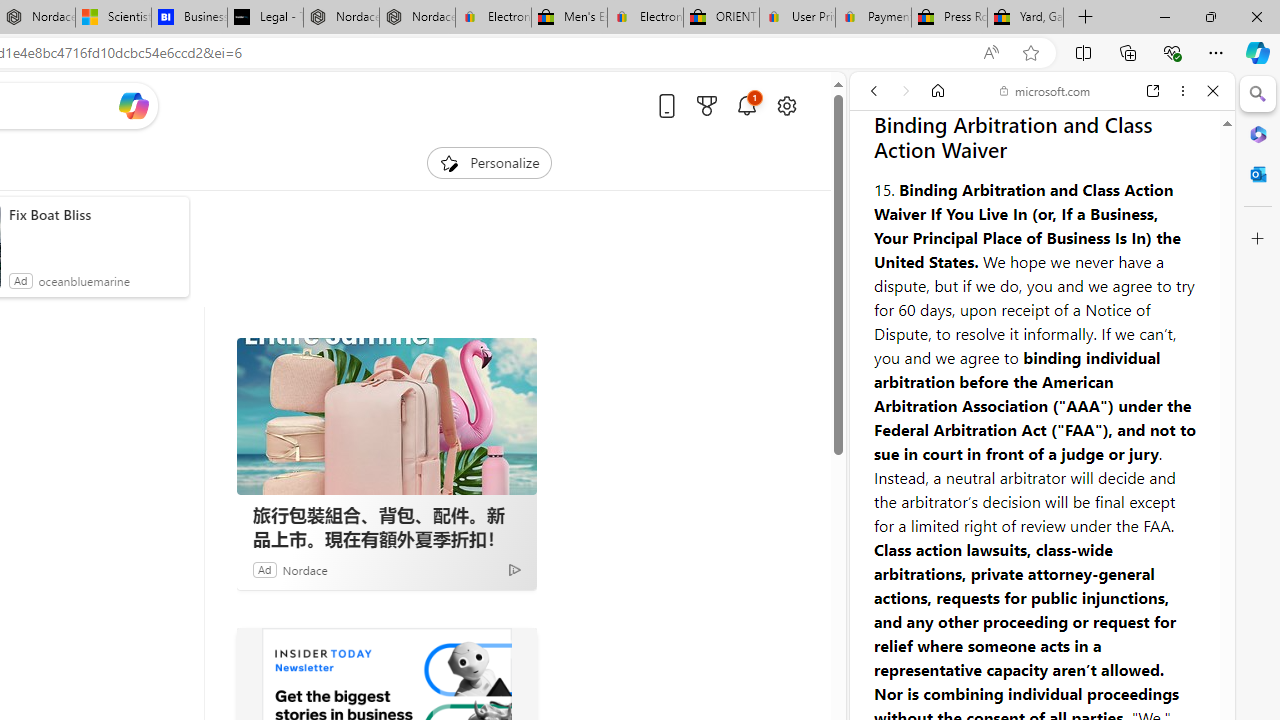 The image size is (1280, 720). Describe the element at coordinates (937, 91) in the screenshot. I see `'Home'` at that location.